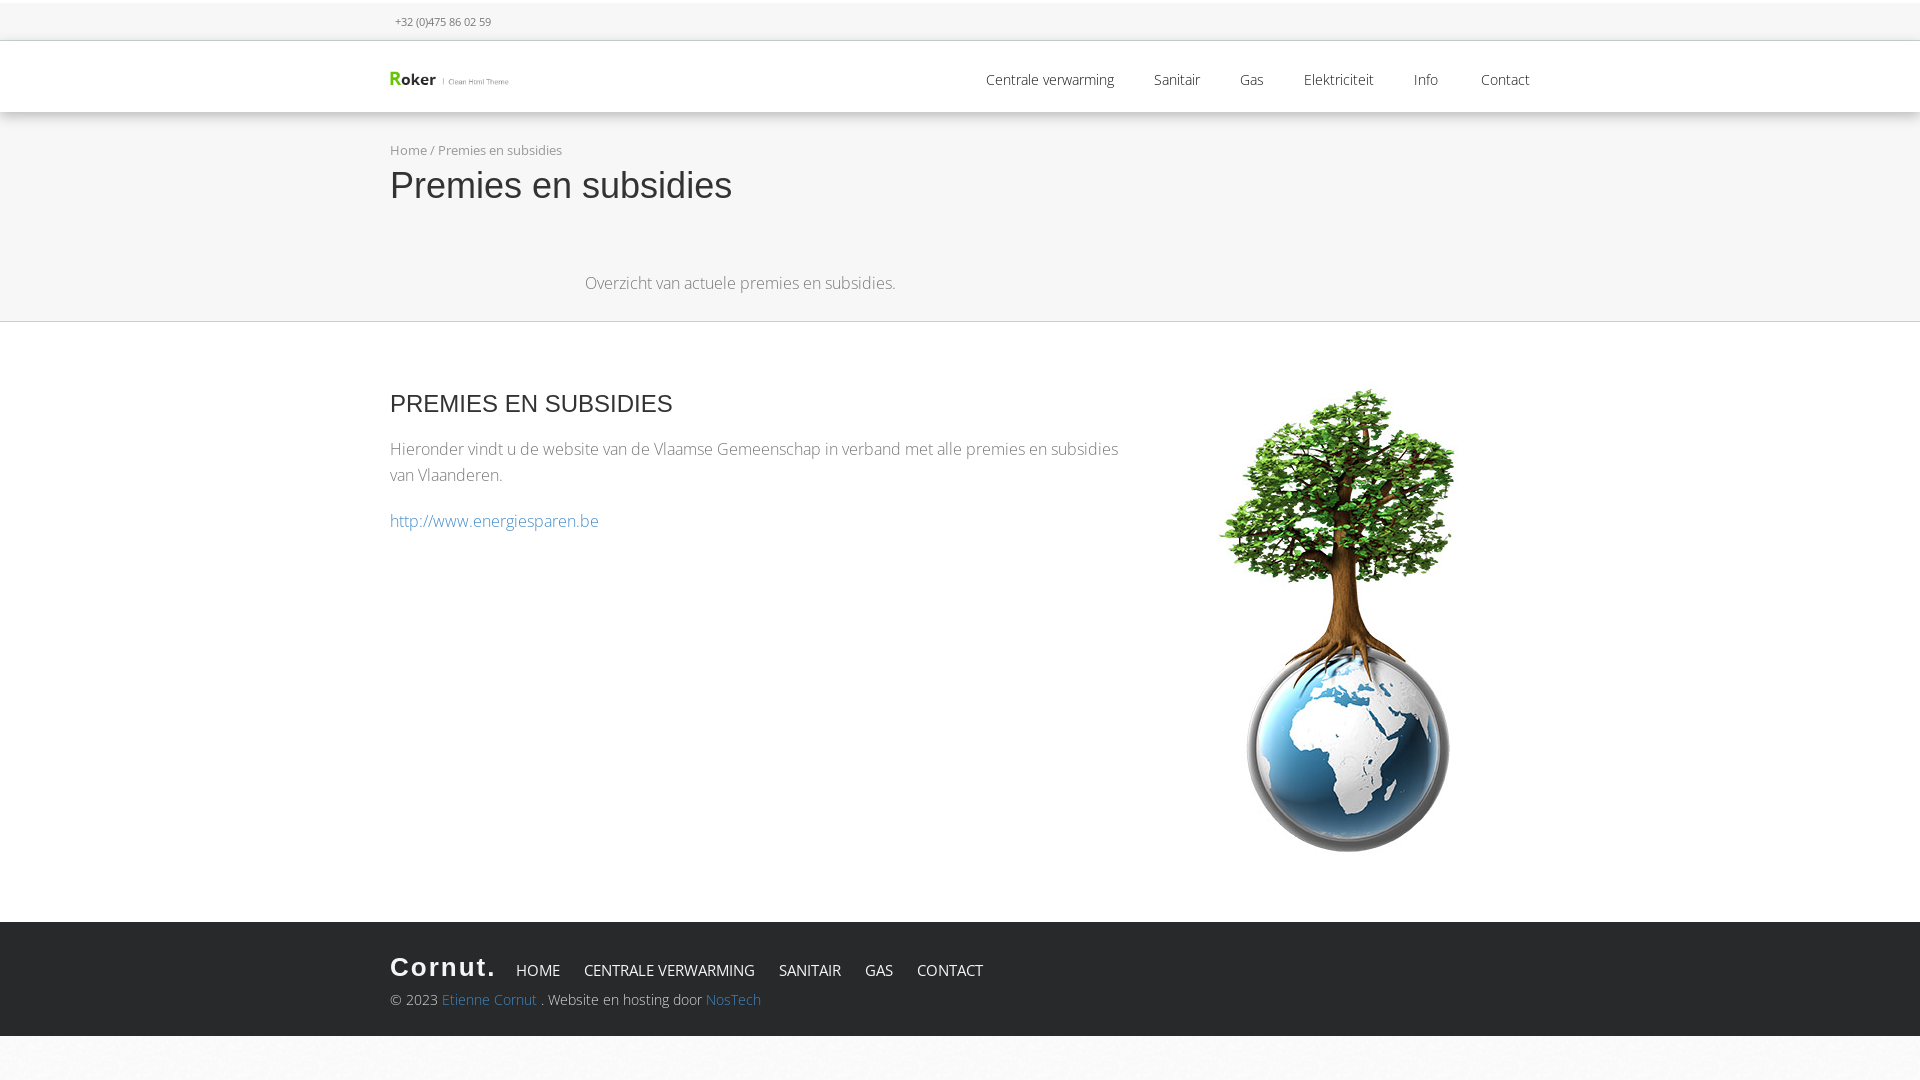  What do you see at coordinates (583, 968) in the screenshot?
I see `'CENTRALE VERWARMING'` at bounding box center [583, 968].